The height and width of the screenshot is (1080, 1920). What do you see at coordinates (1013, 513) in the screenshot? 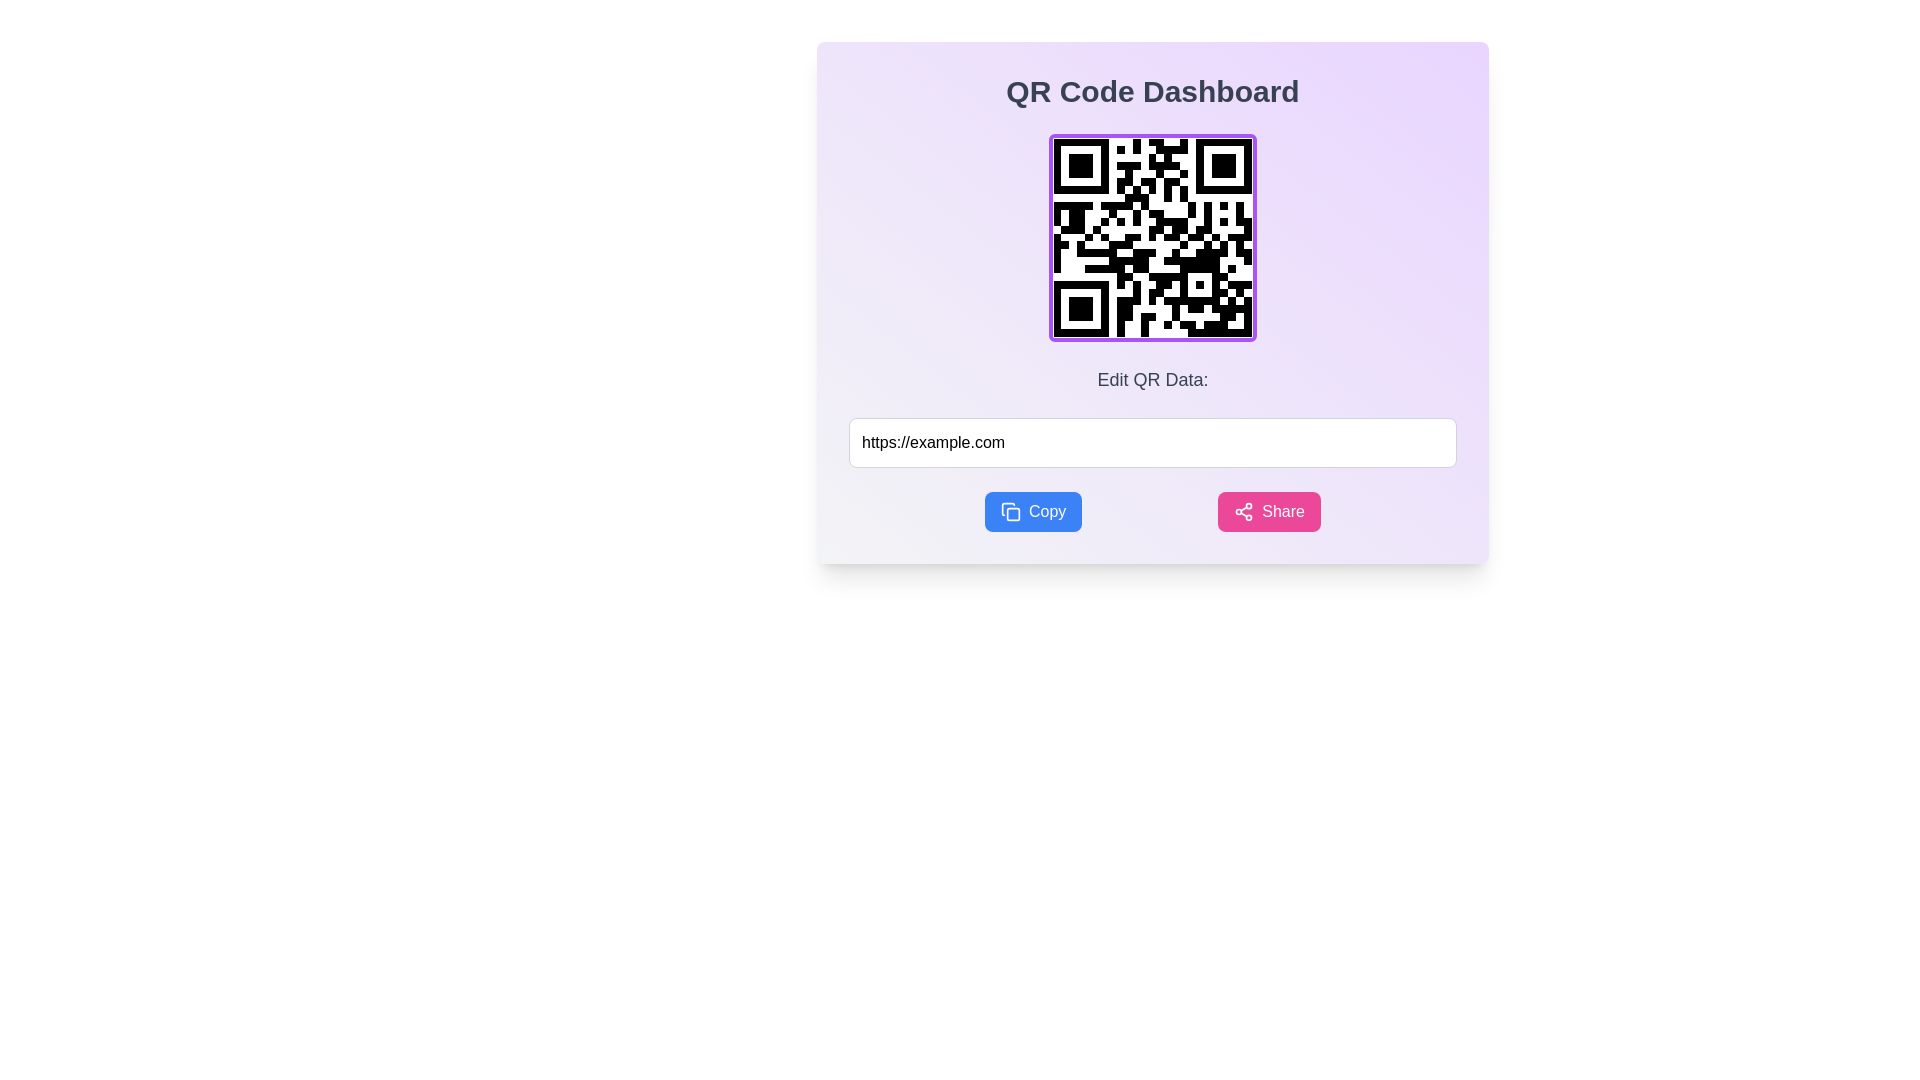
I see `the 'Copy' icon located within the blue button at the bottom left of the card interface, which visually represents the copy action` at bounding box center [1013, 513].